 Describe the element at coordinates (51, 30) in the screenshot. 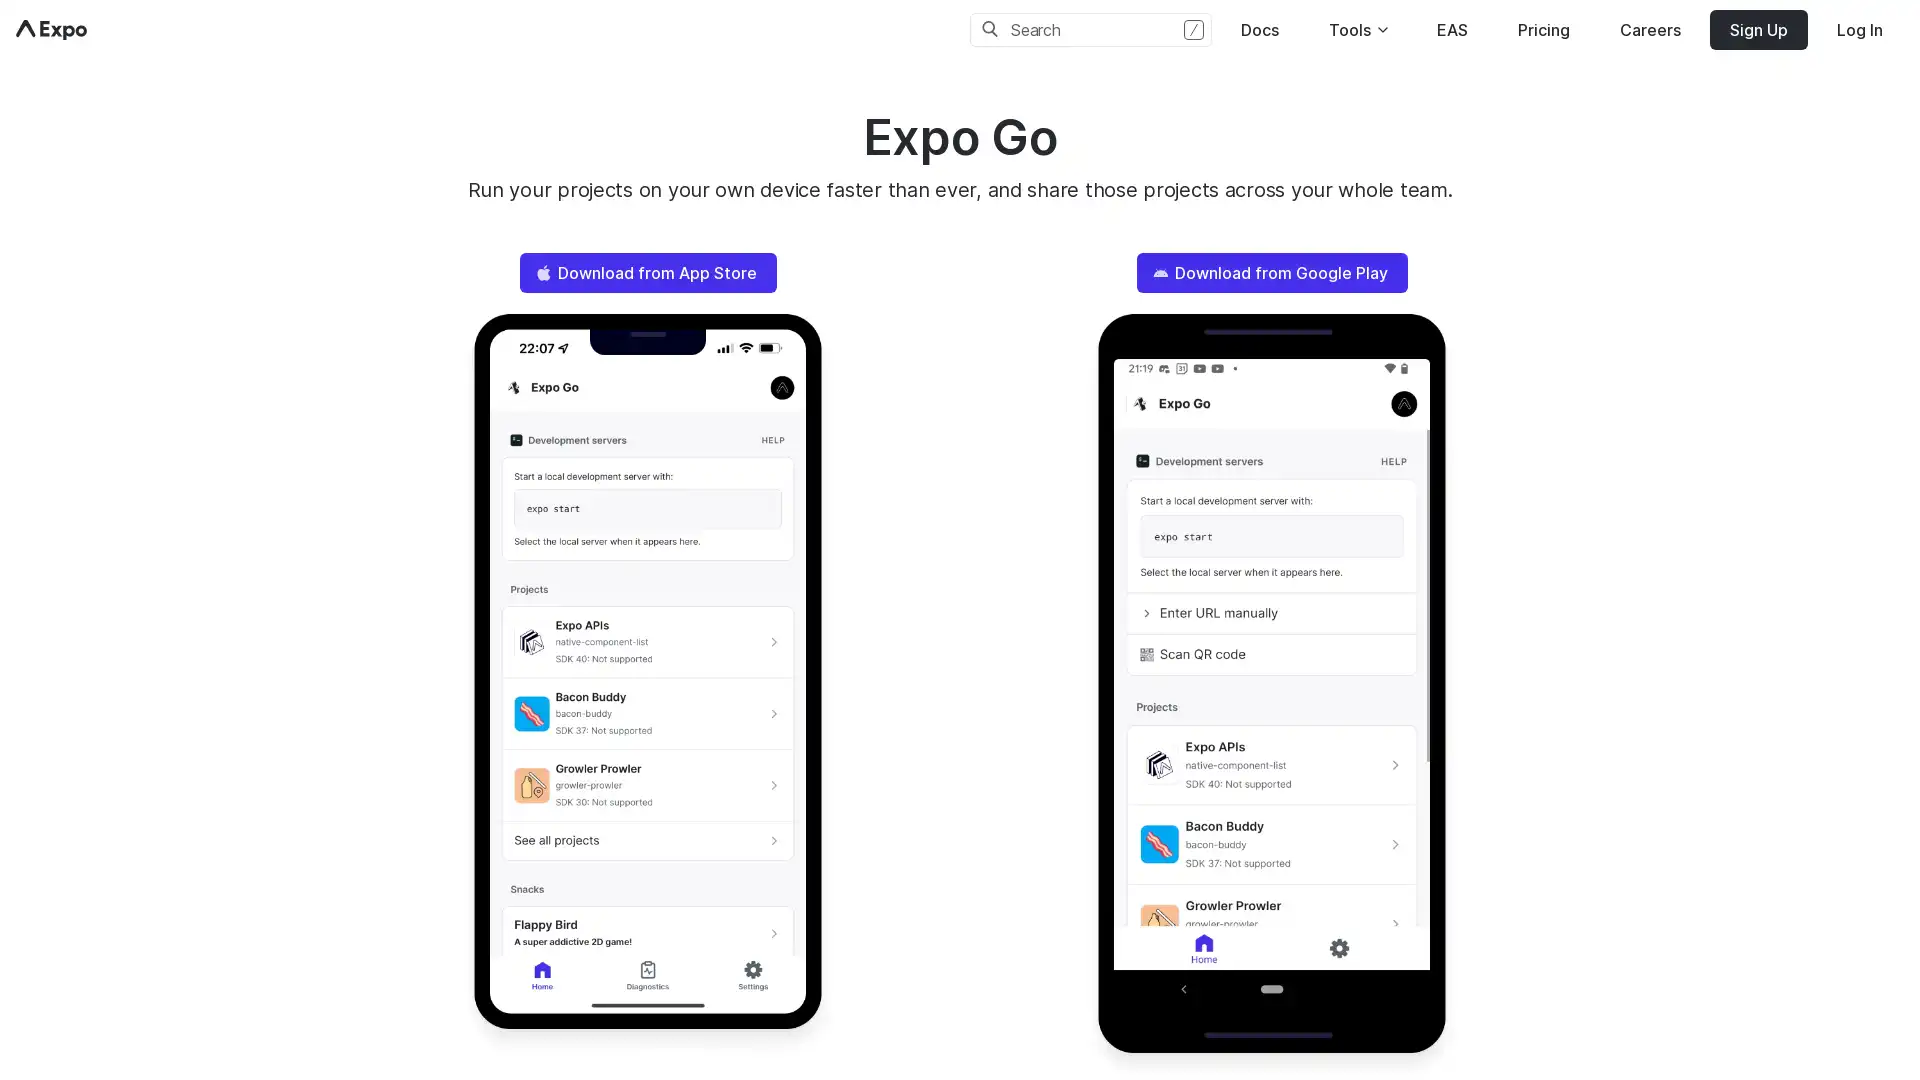

I see `Word-mark-logo` at that location.